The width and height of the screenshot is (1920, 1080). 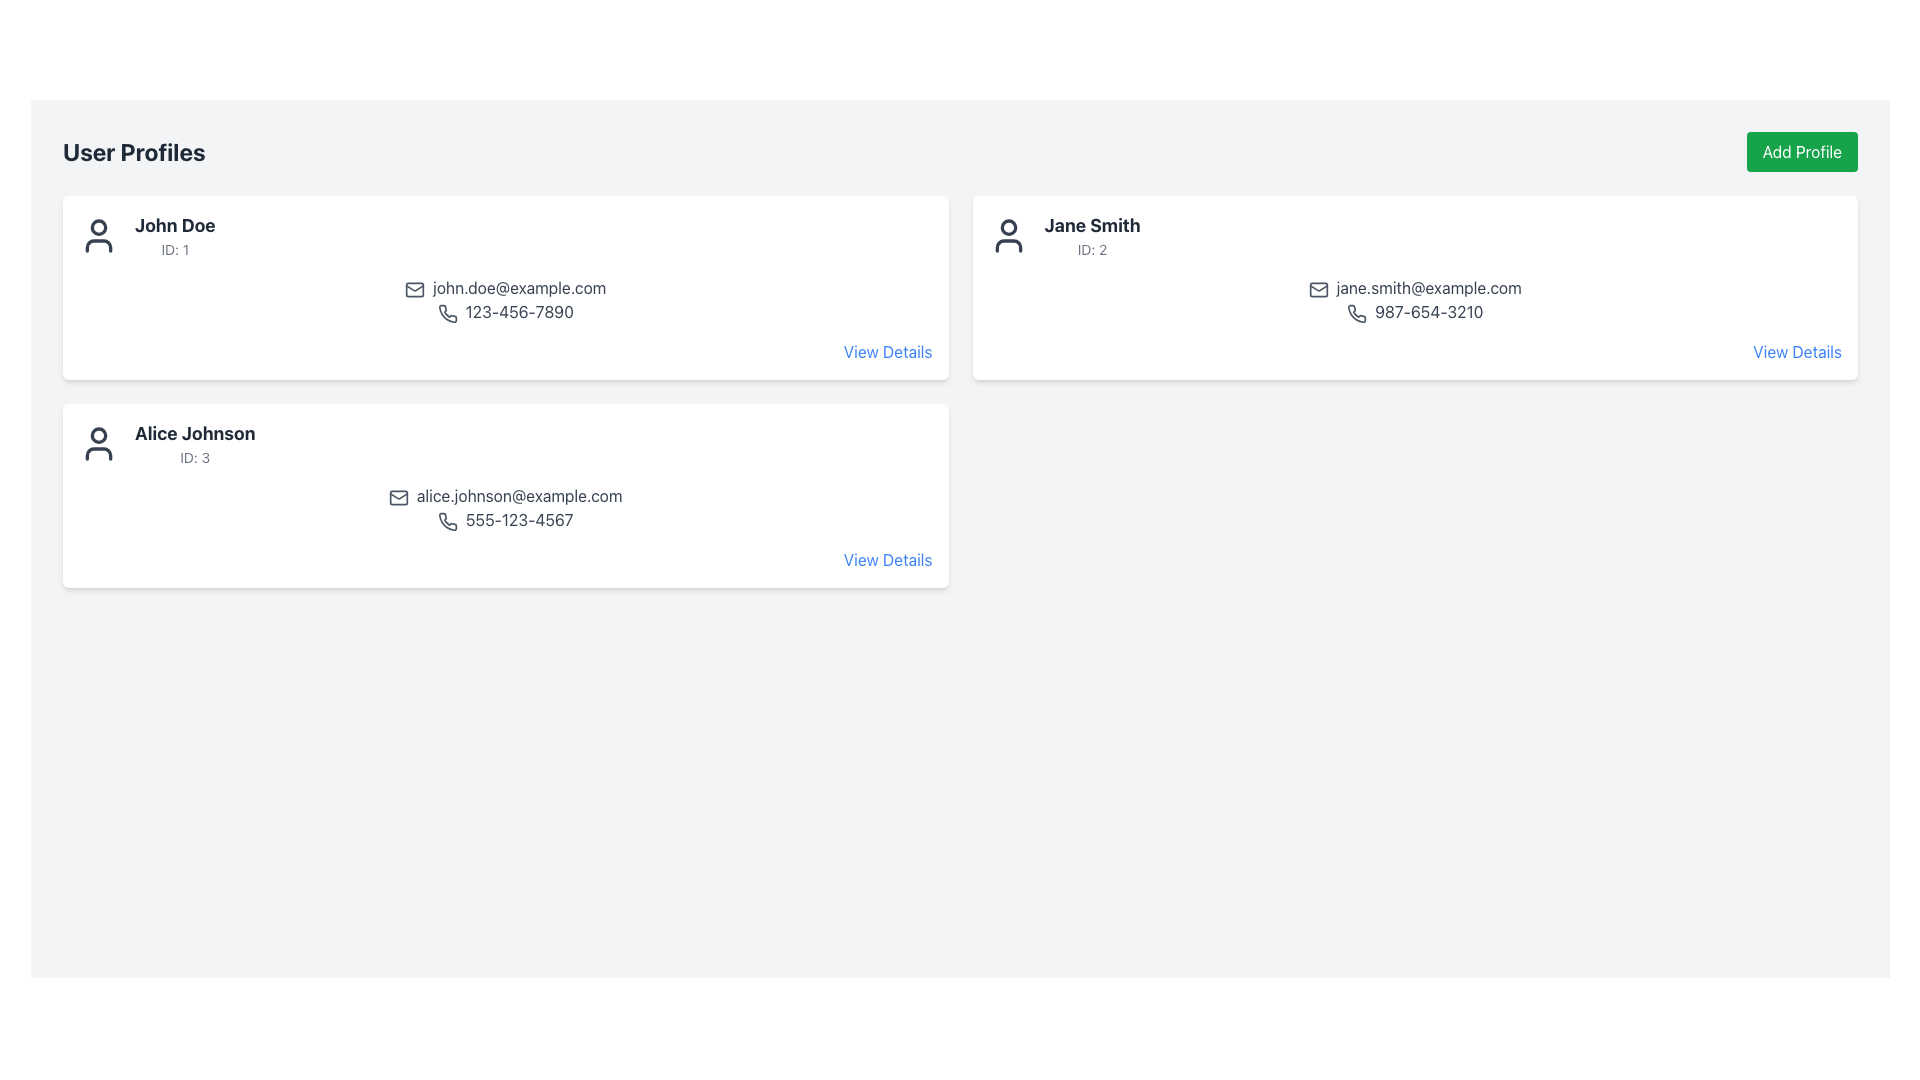 What do you see at coordinates (175, 225) in the screenshot?
I see `text from the text label displaying the user's name 'John Doe', located at the top-center of the user profile layout in the top-left card of the 'User Profiles' section` at bounding box center [175, 225].